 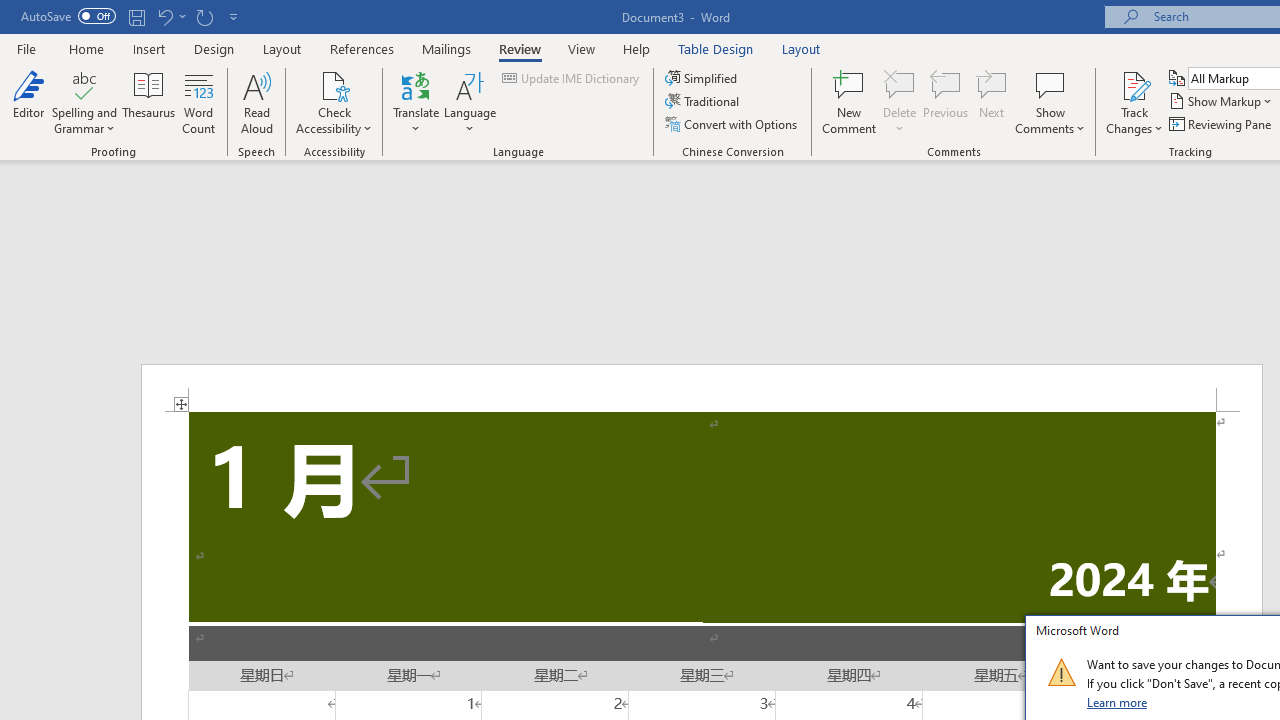 I want to click on 'Read Aloud', so click(x=255, y=103).